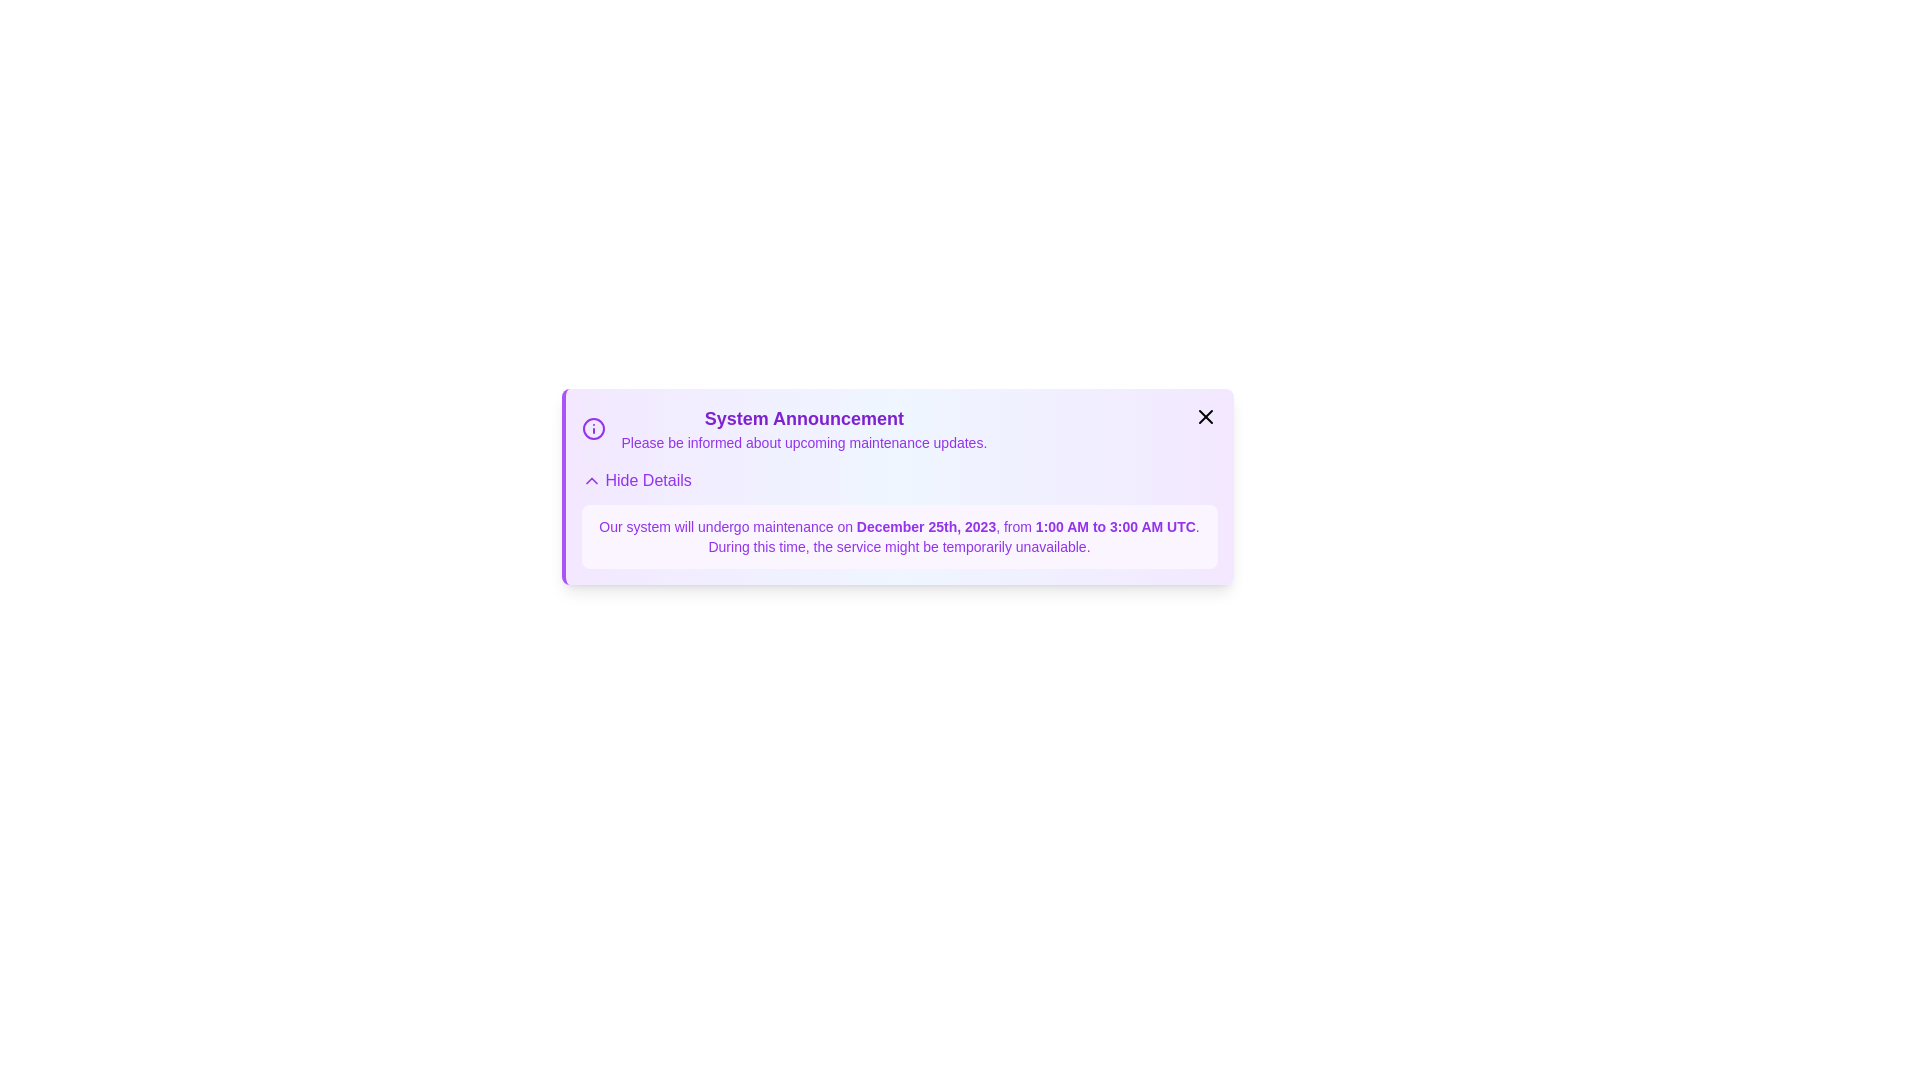 This screenshot has width=1920, height=1080. What do you see at coordinates (1112, 526) in the screenshot?
I see `the Text label displaying '1:00 AM to 3:00 AM UTC' in purple font, located within a notification box under the system maintenance schedule announcement` at bounding box center [1112, 526].